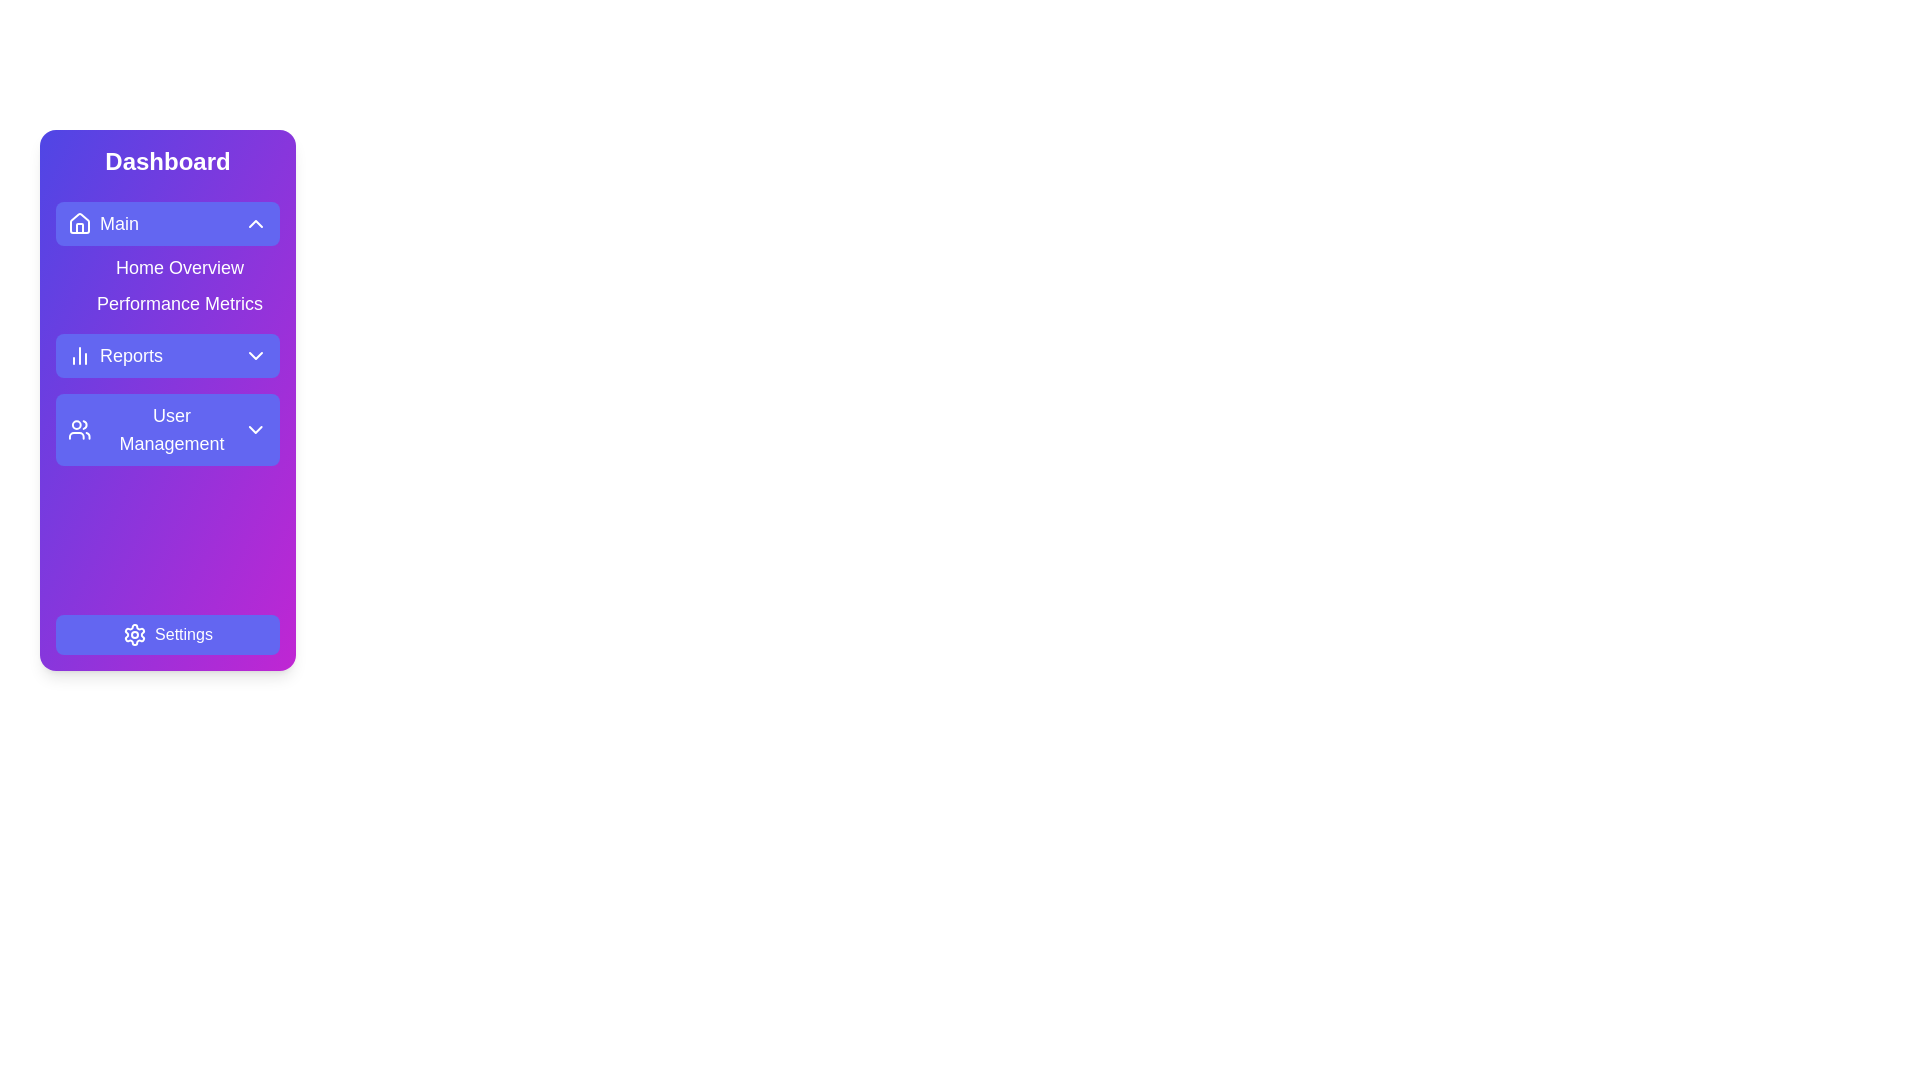 The image size is (1920, 1080). I want to click on the Chevron icon located to the right of the 'User Management' text within the indigo button, so click(255, 428).